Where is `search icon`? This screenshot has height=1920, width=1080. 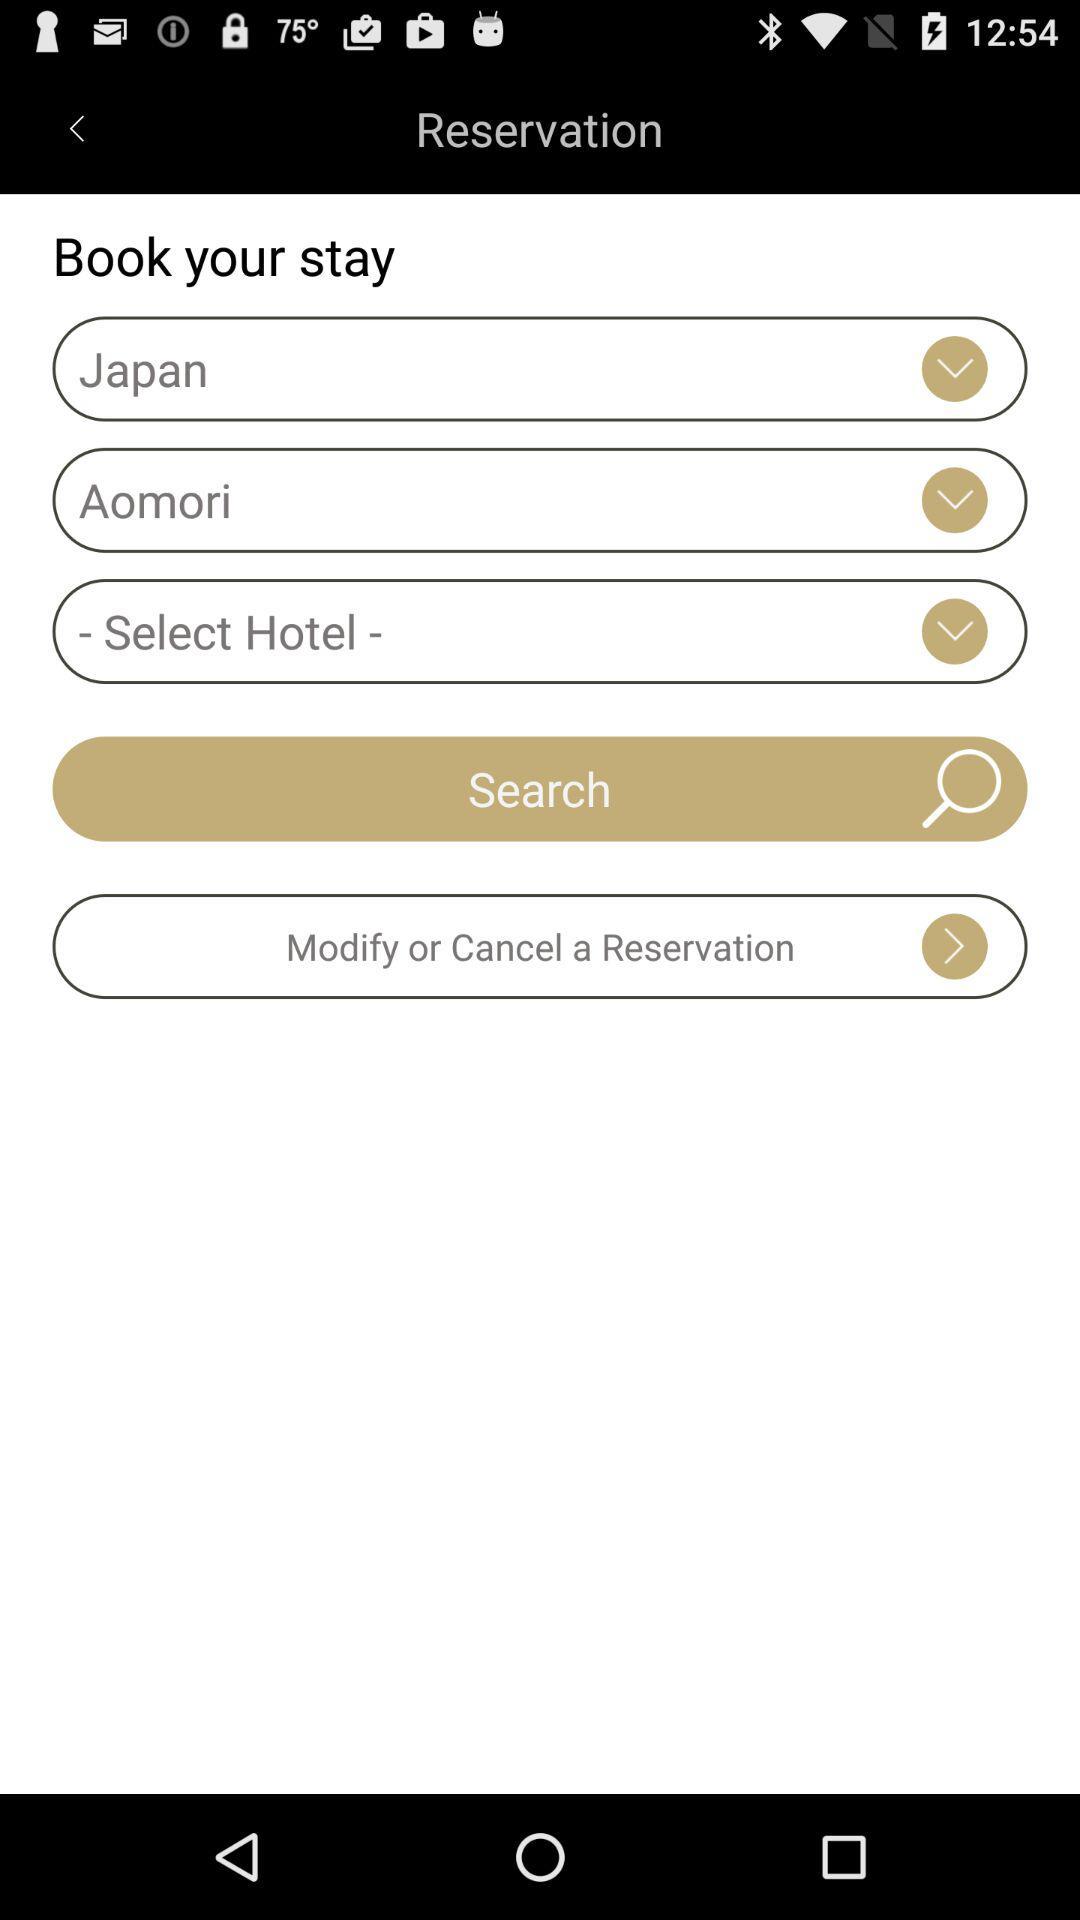 search icon is located at coordinates (540, 787).